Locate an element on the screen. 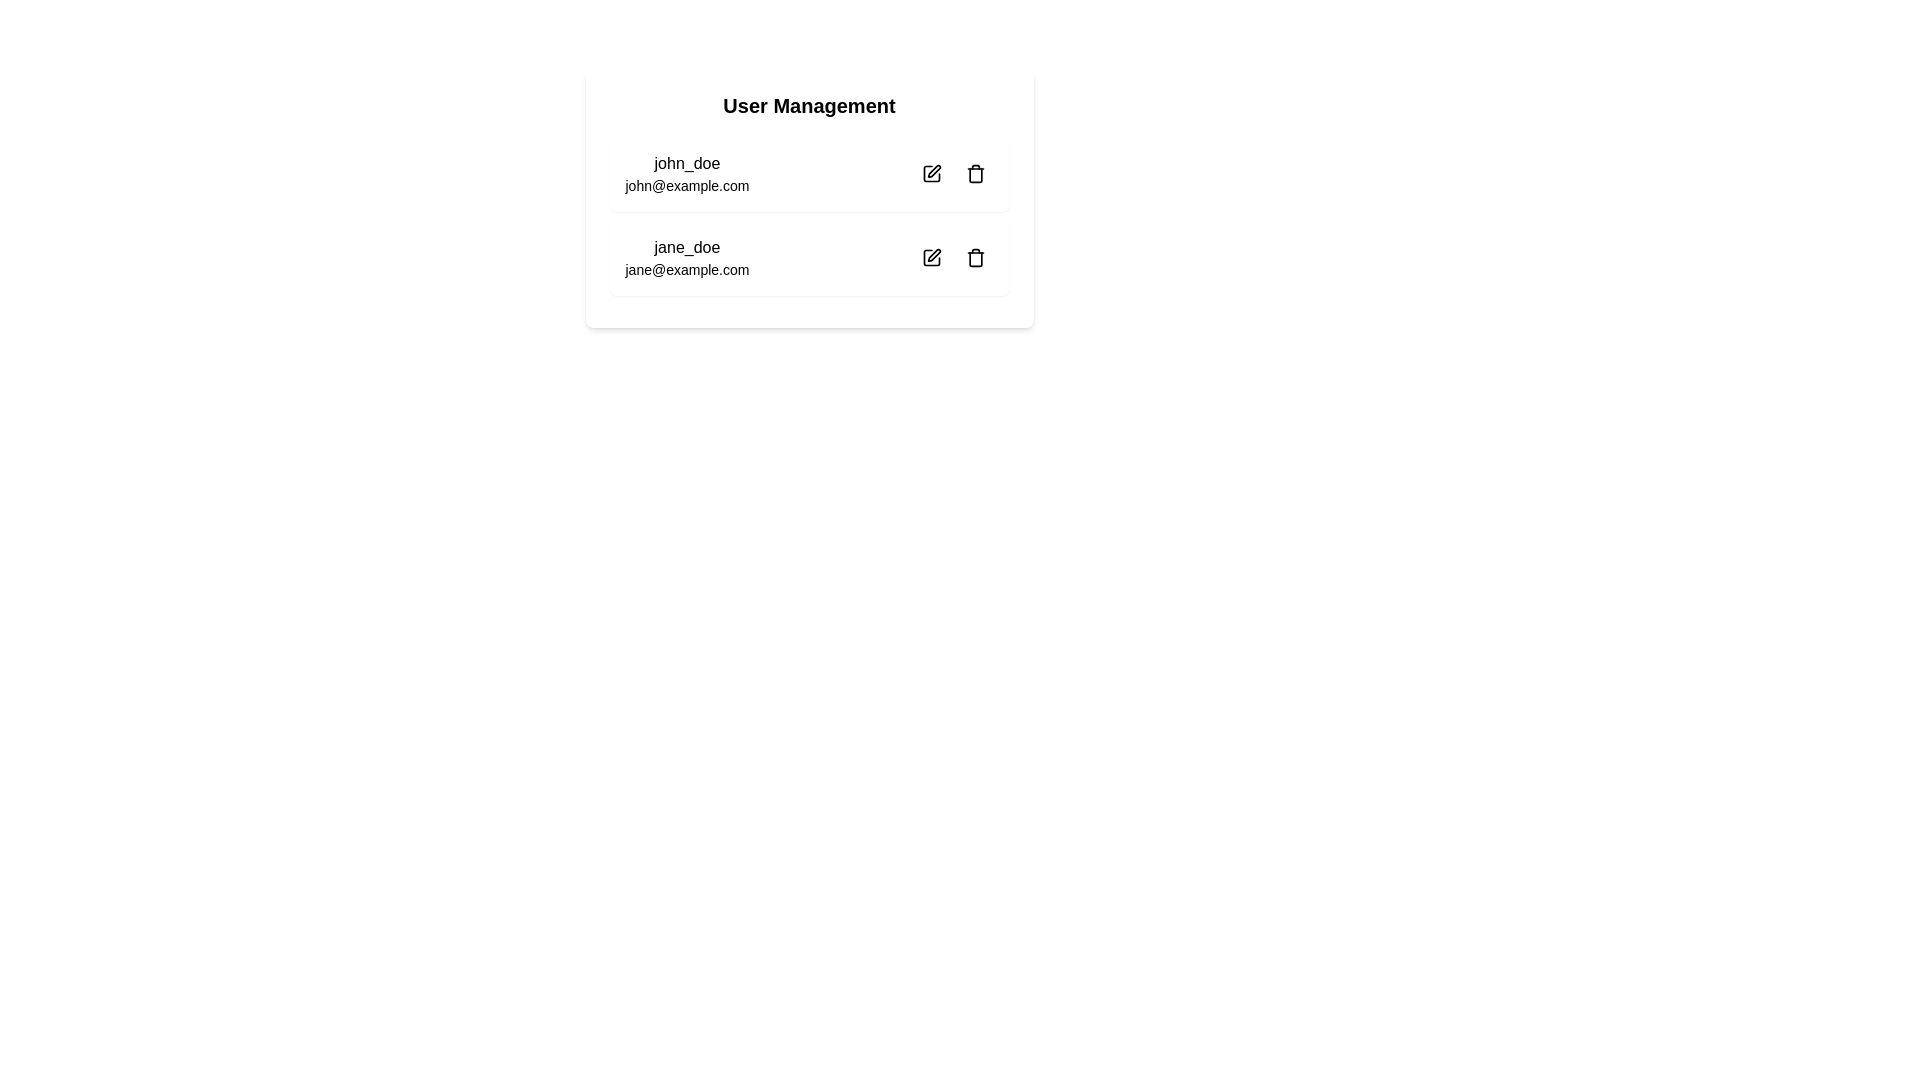  the edit icon, which is a square outline with a pen inside, located in the top-right corner of the row for 'john_doe' in the 'User Management' interface to trigger a tooltip or hover effect is located at coordinates (930, 172).